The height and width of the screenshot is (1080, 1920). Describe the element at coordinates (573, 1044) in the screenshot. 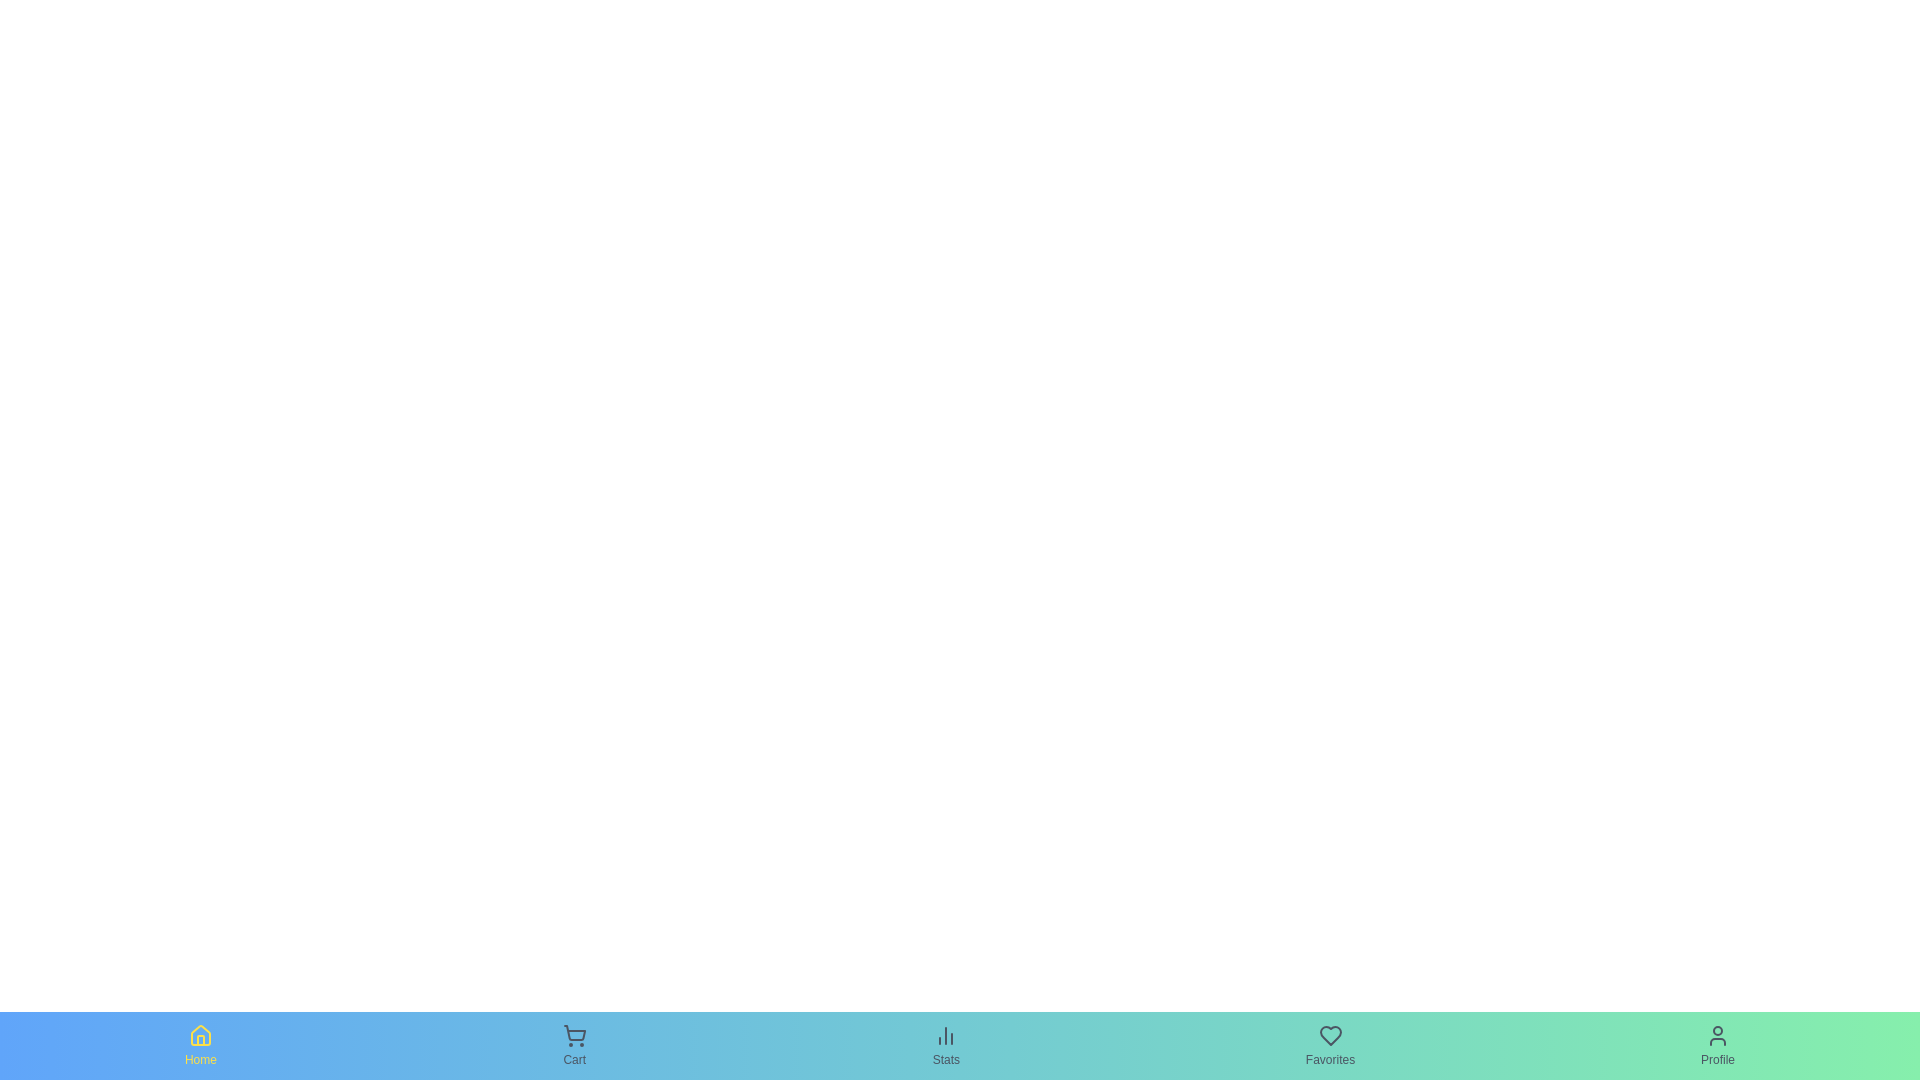

I see `the Cart tab in the bottom navigation bar` at that location.